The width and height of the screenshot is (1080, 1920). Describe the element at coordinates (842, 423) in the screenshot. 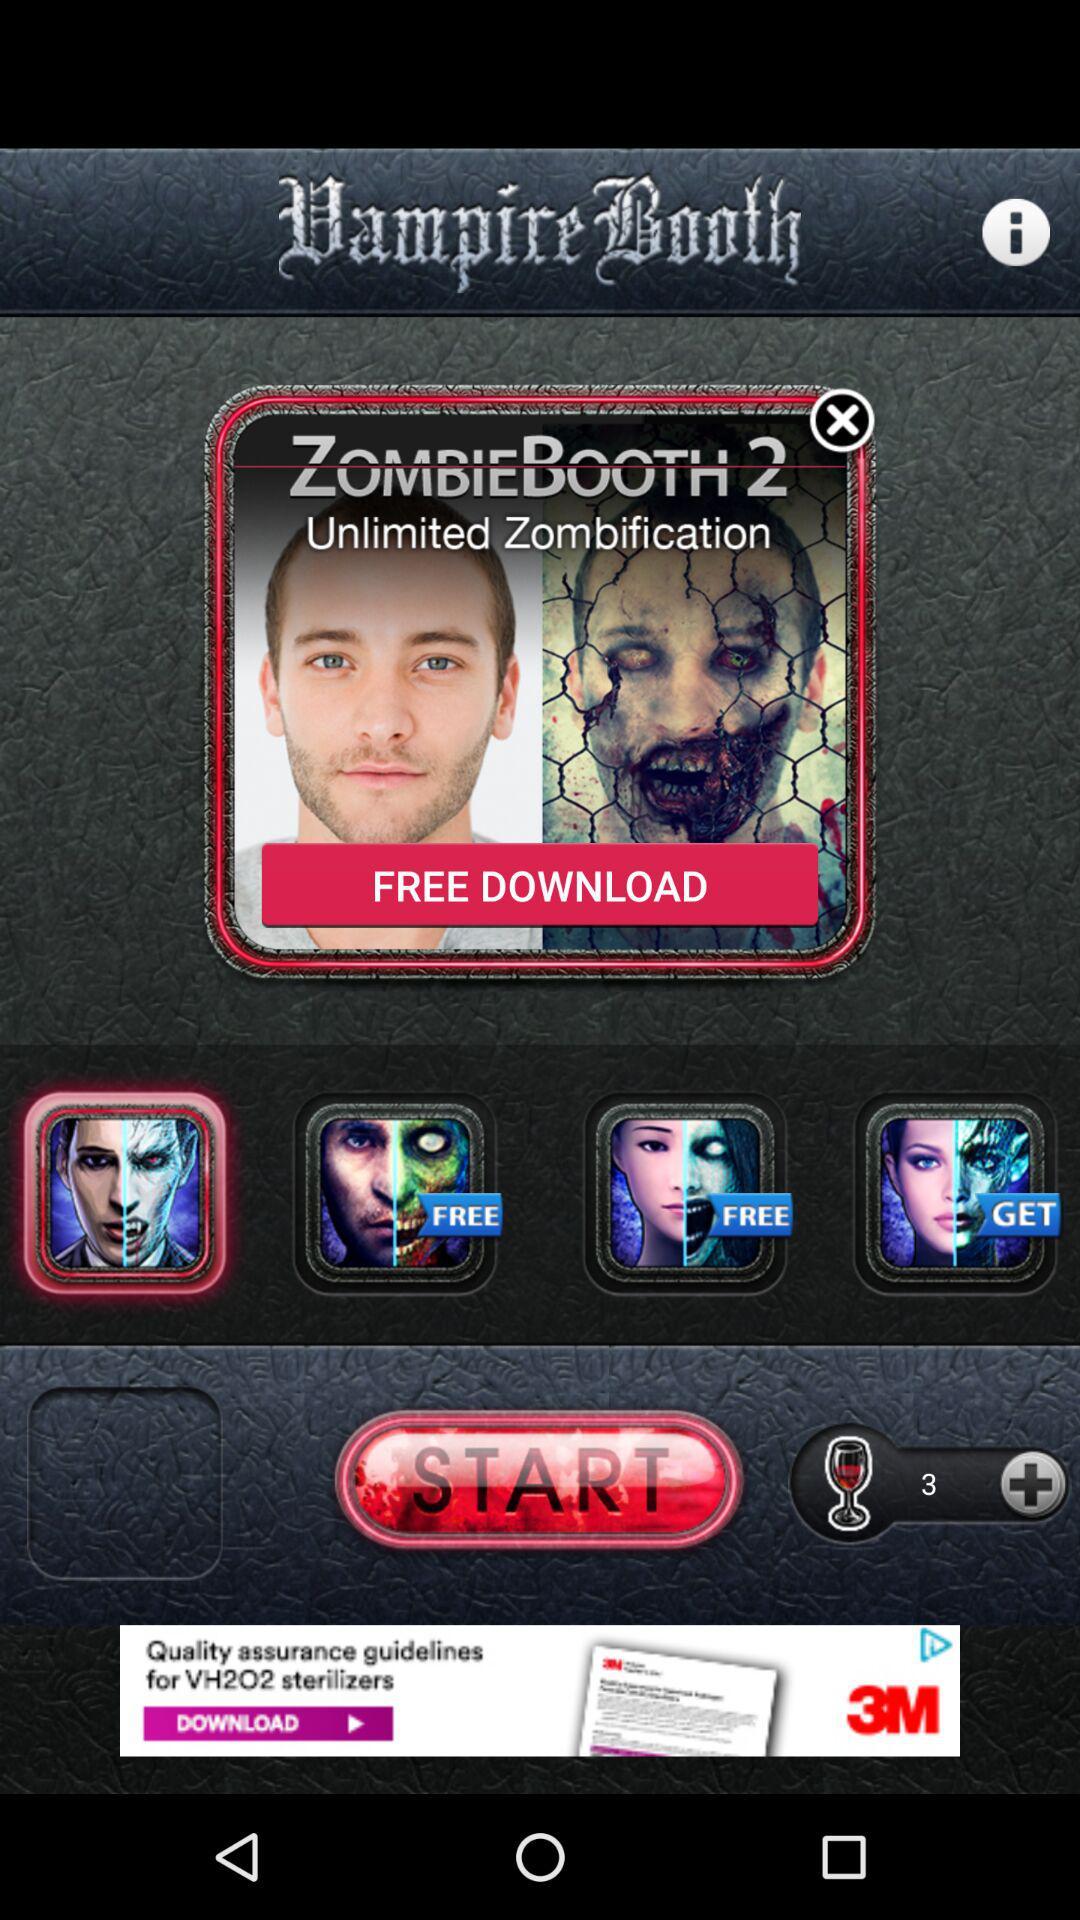

I see `close button` at that location.